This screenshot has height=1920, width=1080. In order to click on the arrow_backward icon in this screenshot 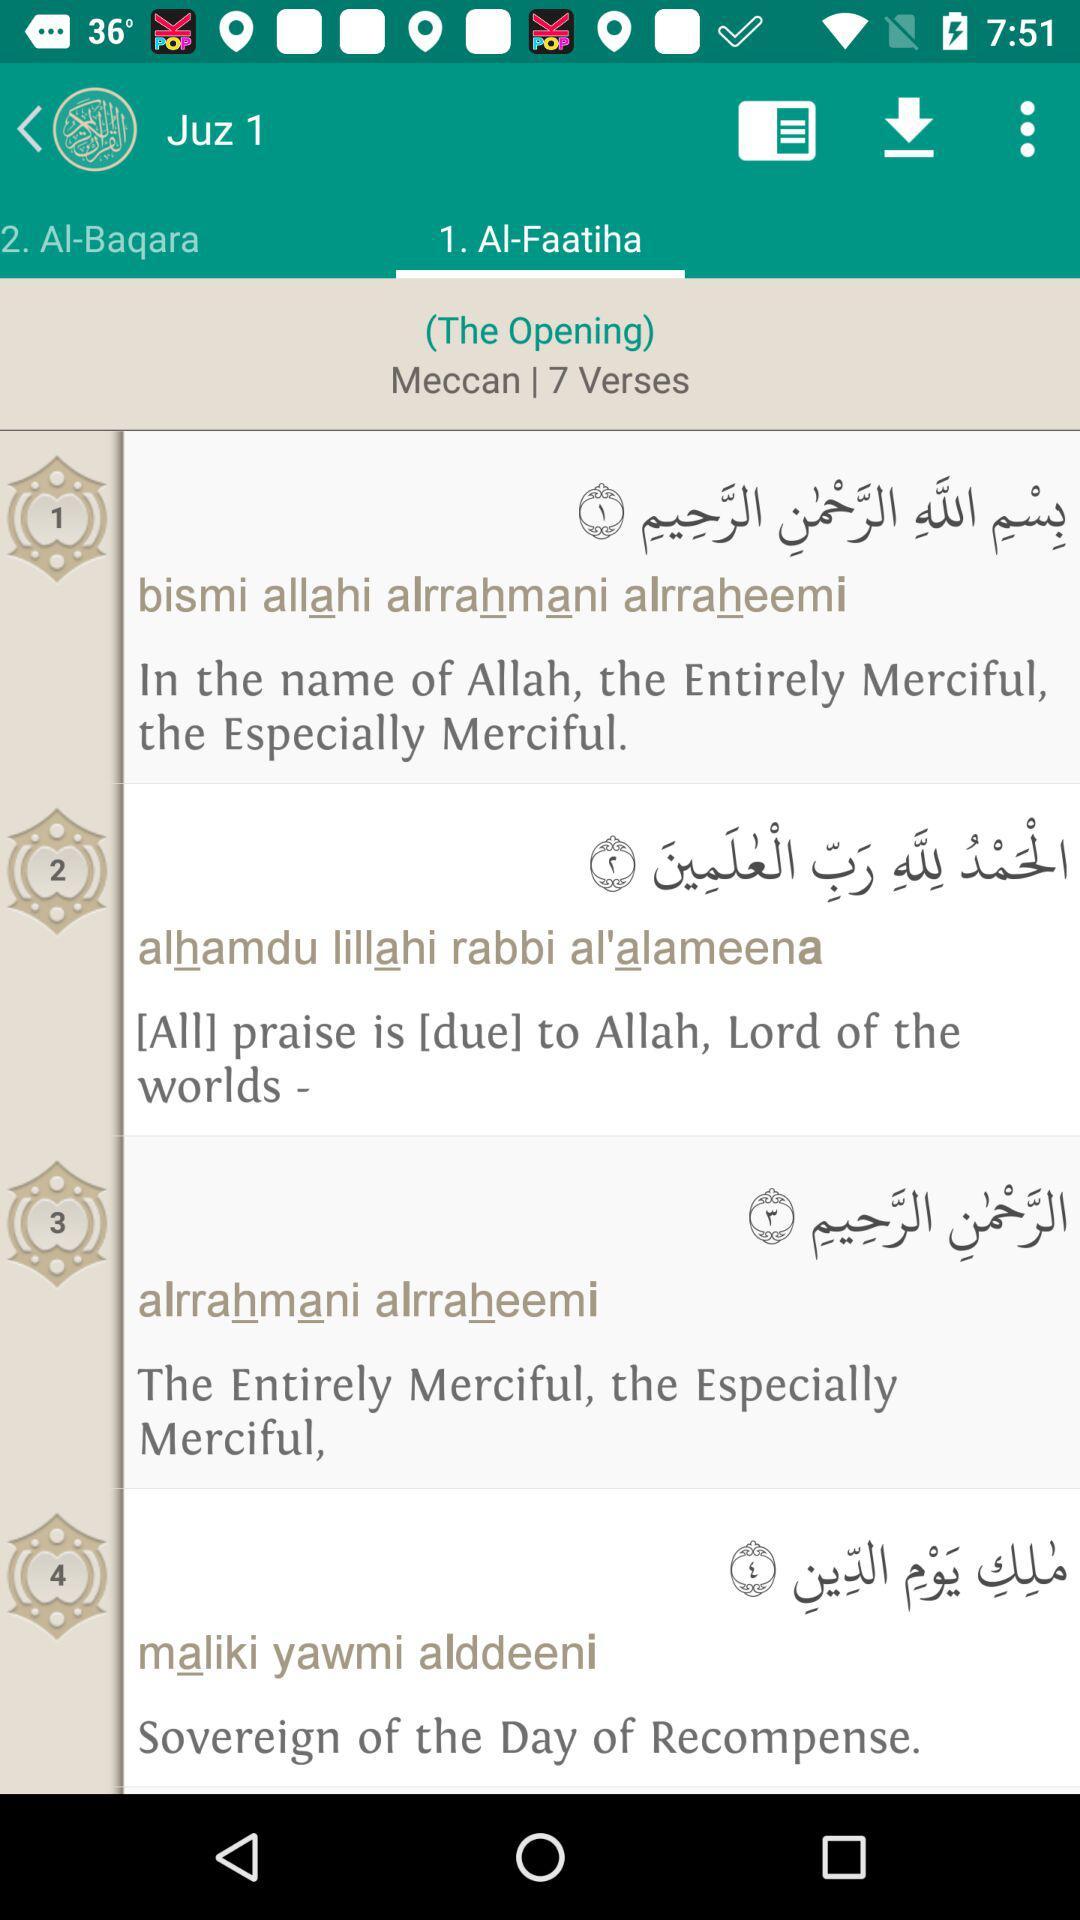, I will do `click(75, 127)`.